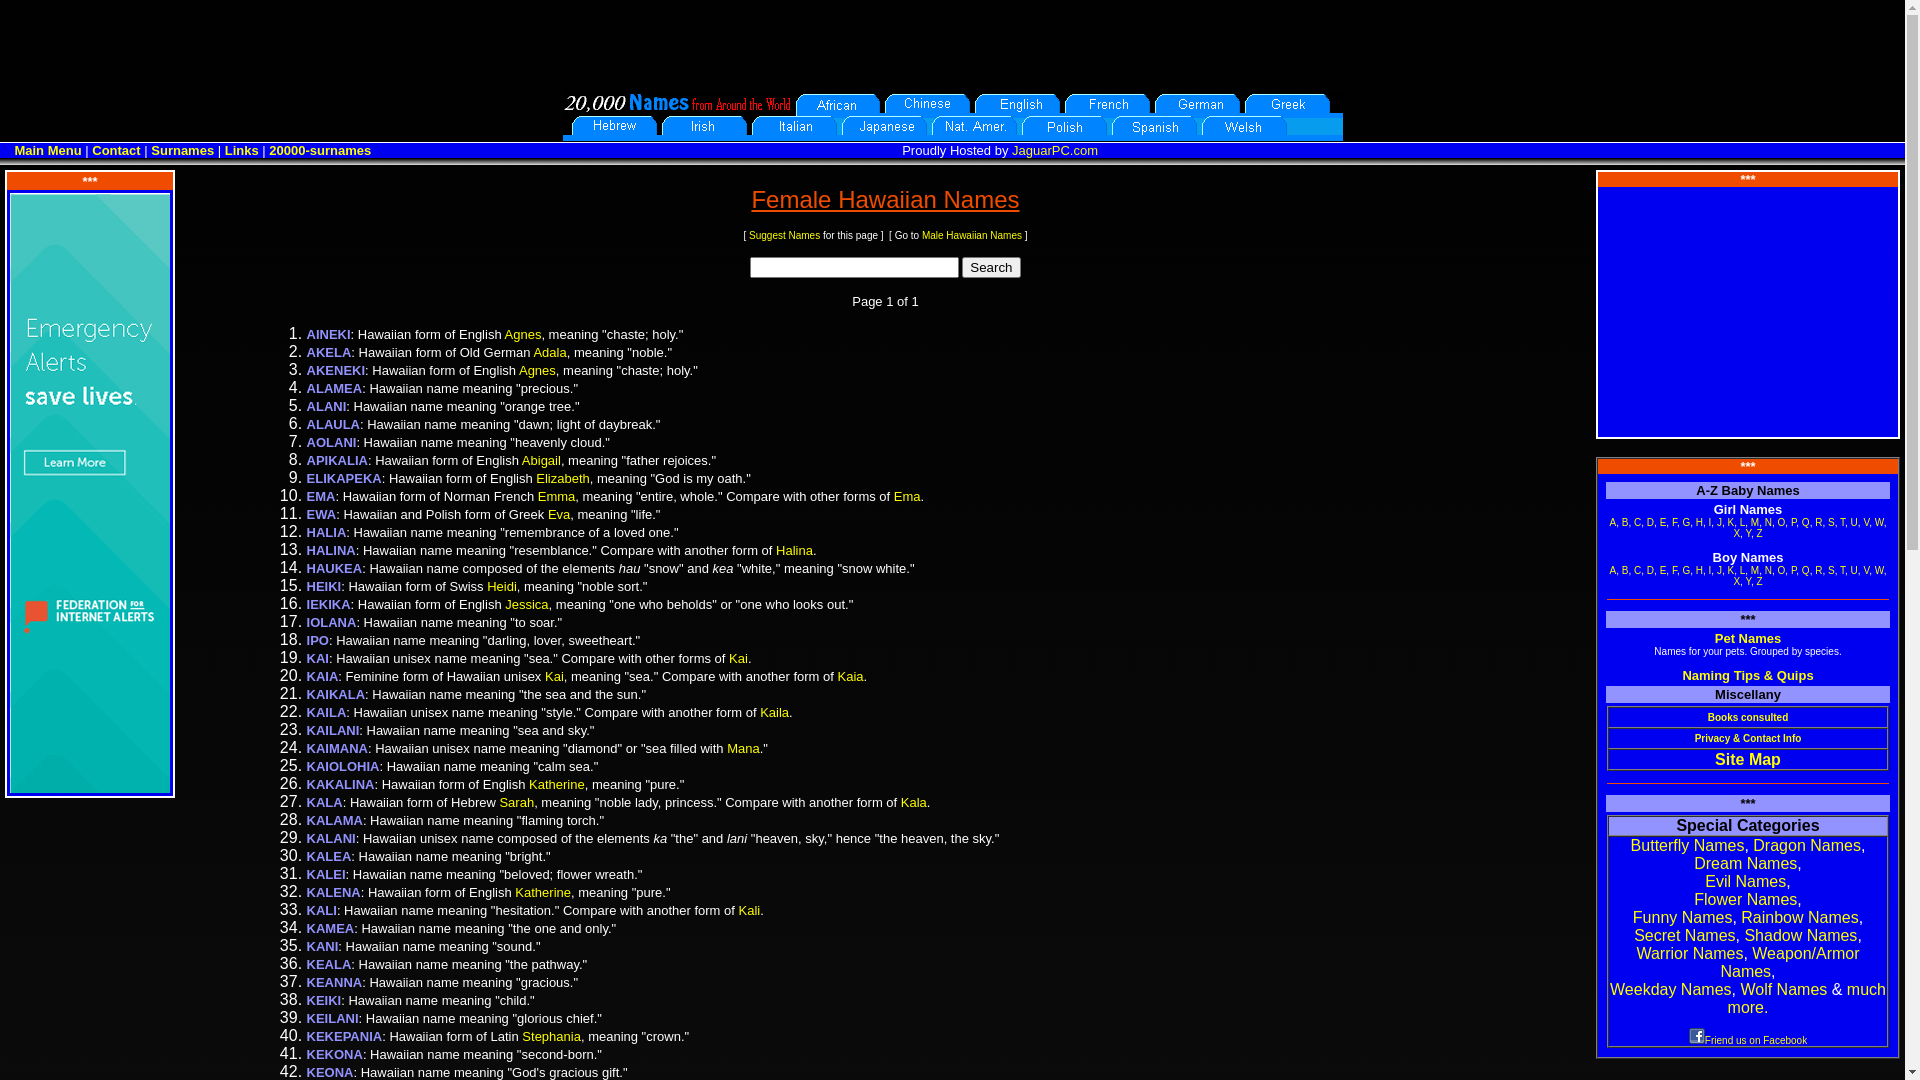 The image size is (1920, 1080). What do you see at coordinates (182, 149) in the screenshot?
I see `'Surnames'` at bounding box center [182, 149].